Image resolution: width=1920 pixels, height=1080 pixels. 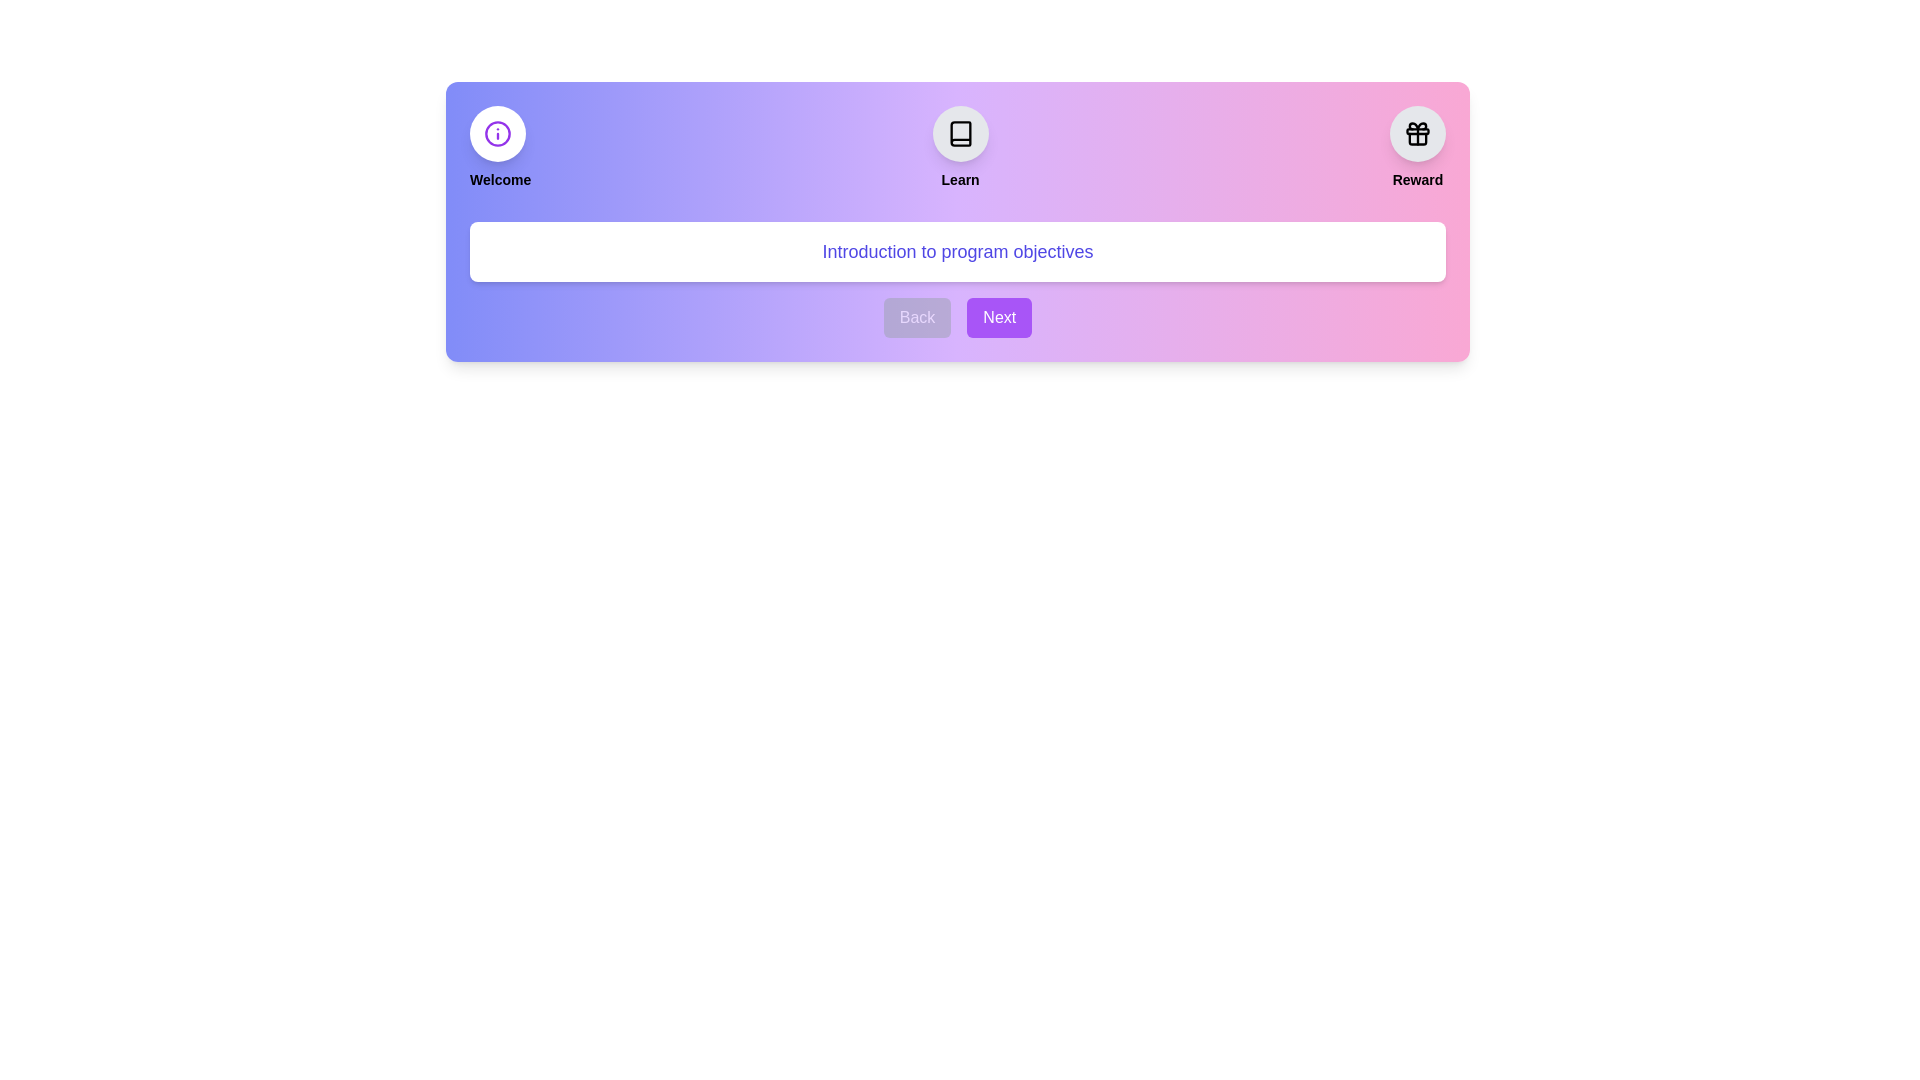 What do you see at coordinates (1416, 134) in the screenshot?
I see `the step icon for Reward to view its details` at bounding box center [1416, 134].